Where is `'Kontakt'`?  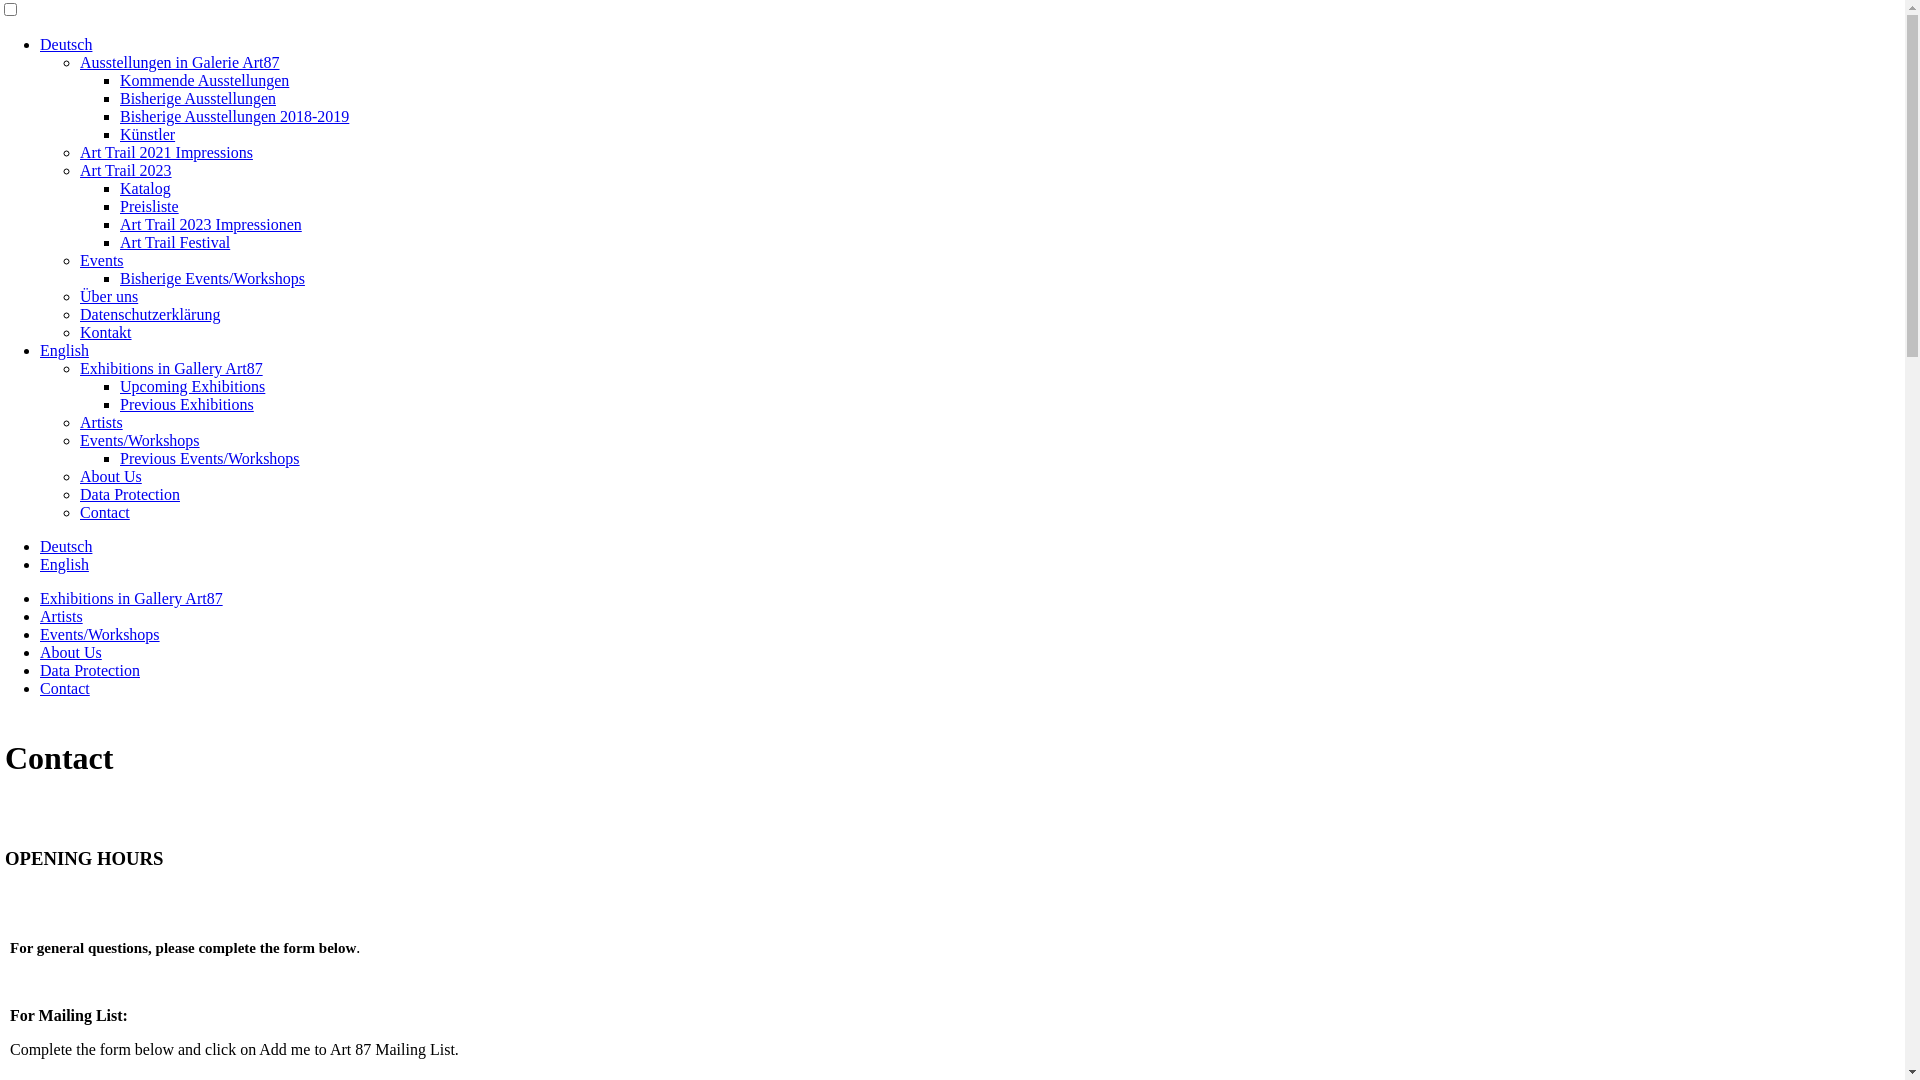
'Kontakt' is located at coordinates (104, 331).